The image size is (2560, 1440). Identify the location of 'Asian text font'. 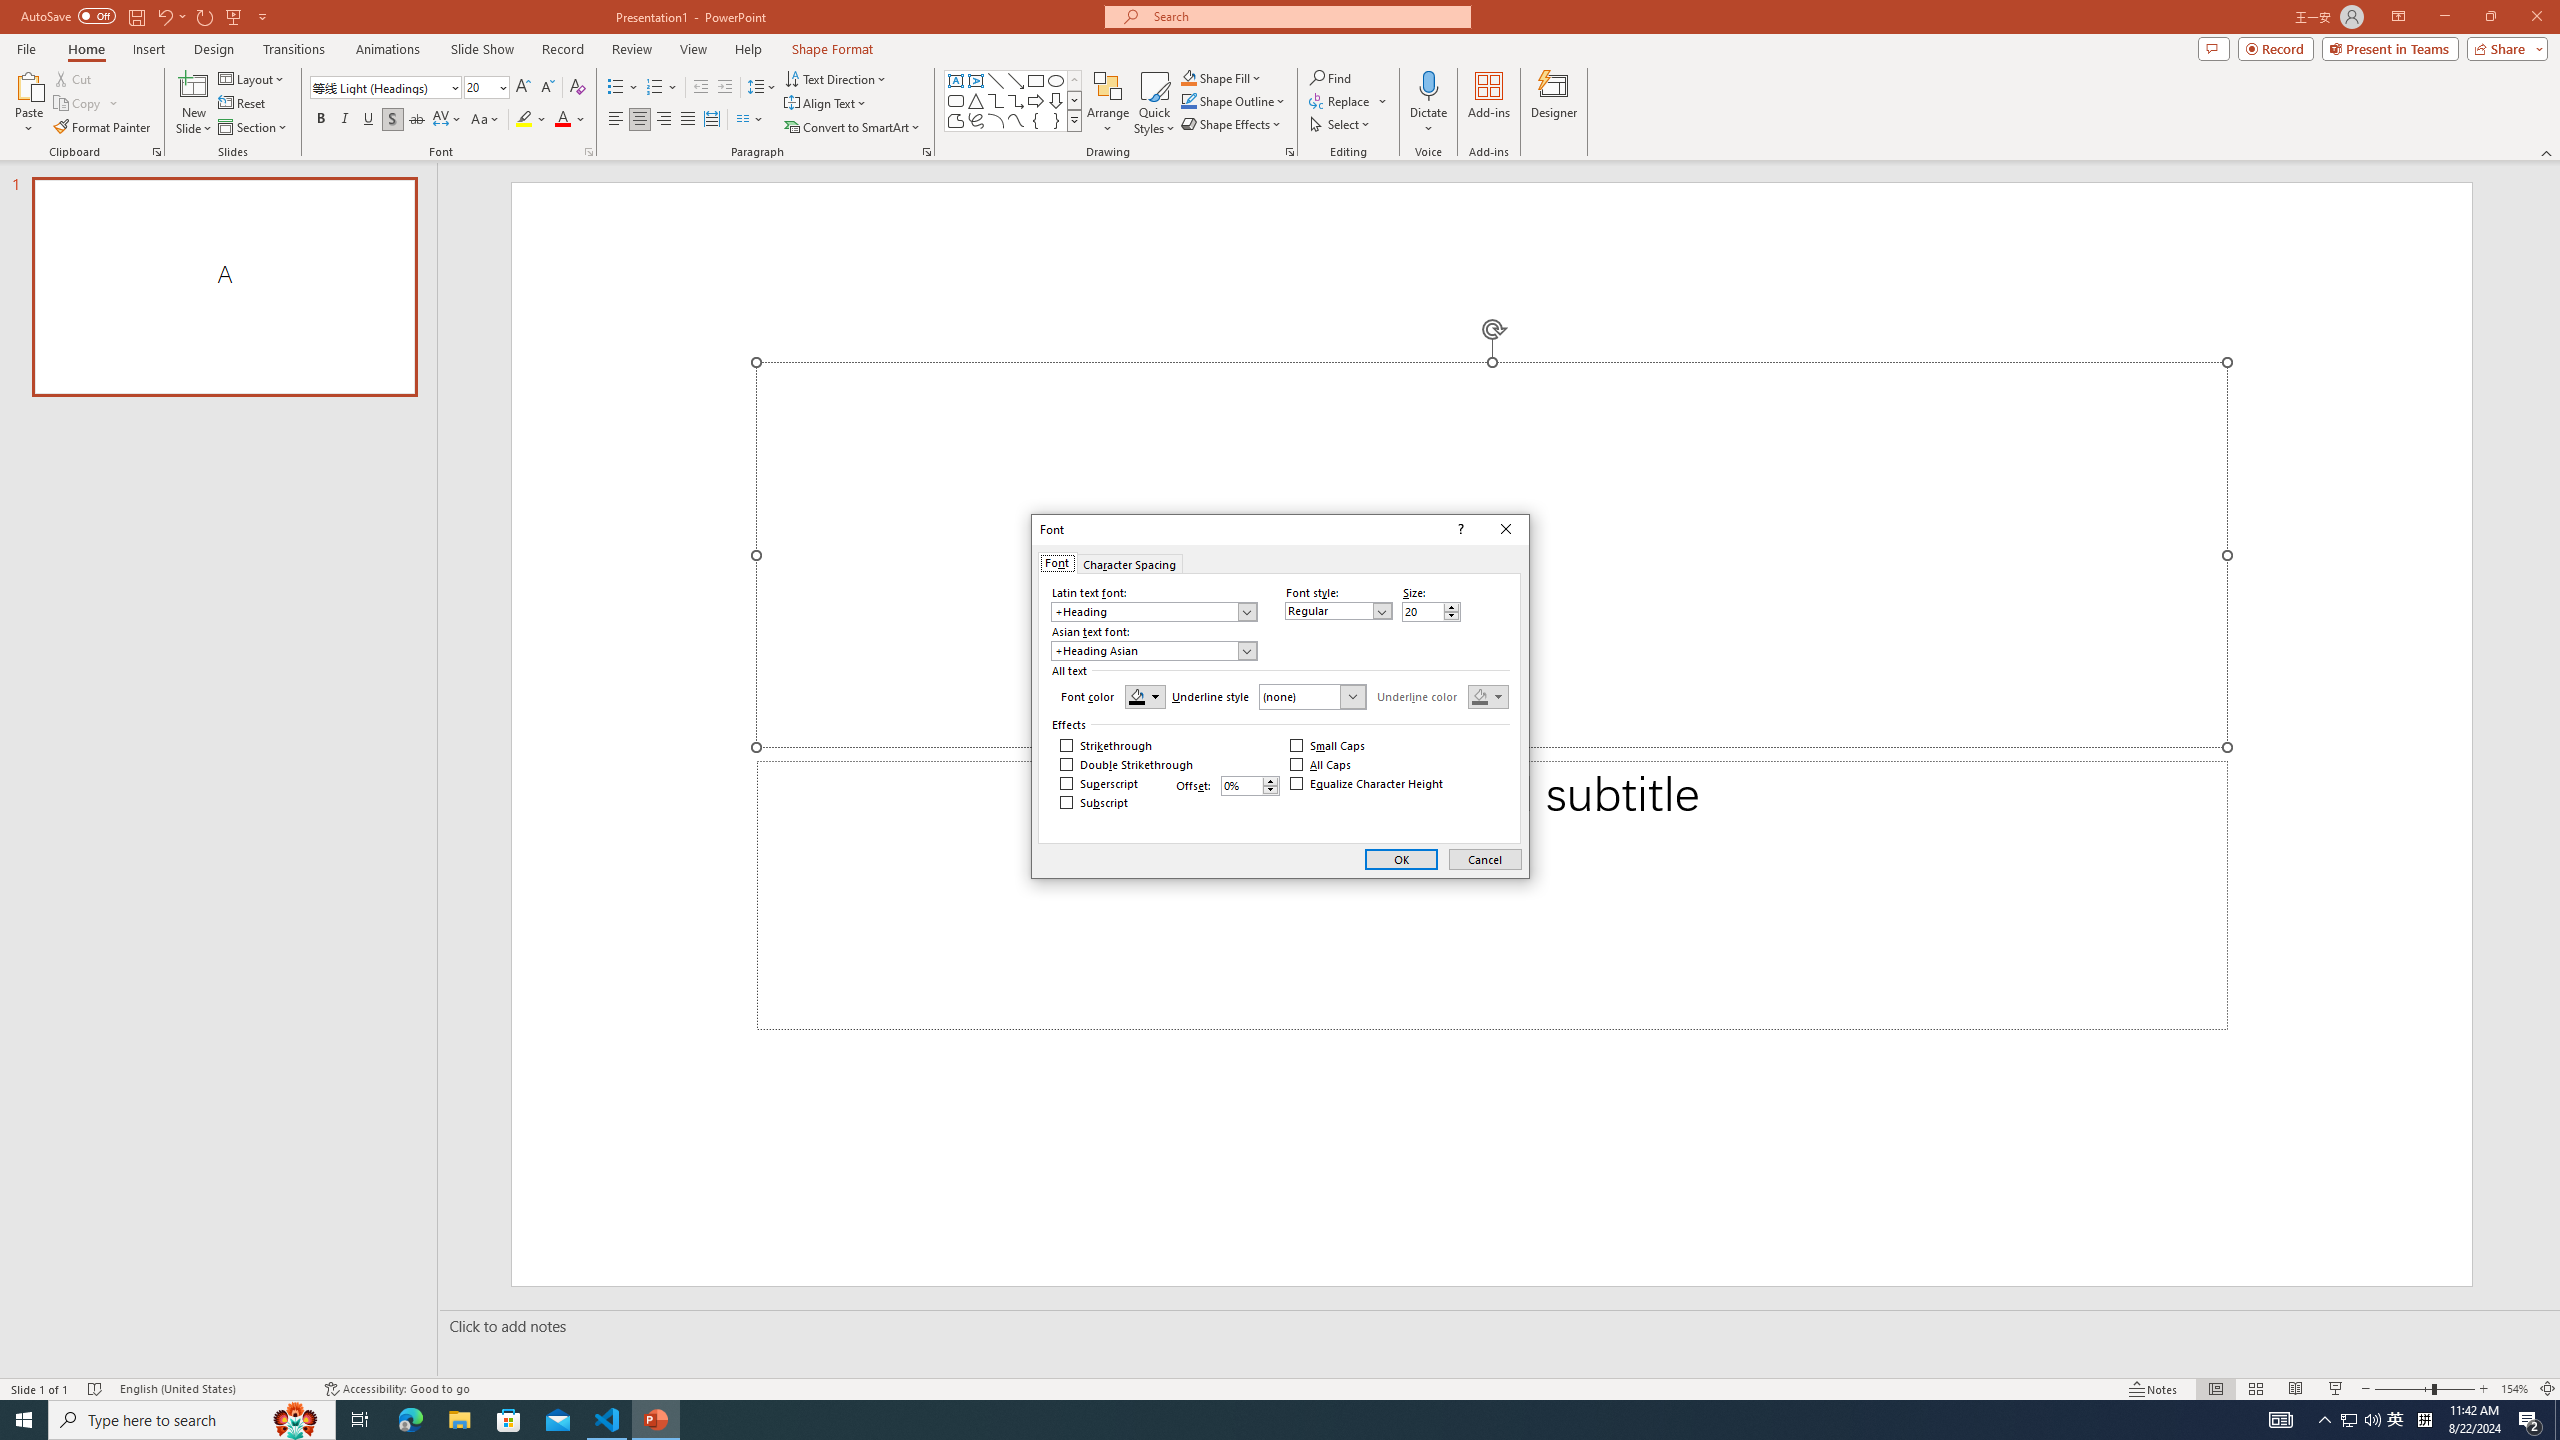
(1153, 650).